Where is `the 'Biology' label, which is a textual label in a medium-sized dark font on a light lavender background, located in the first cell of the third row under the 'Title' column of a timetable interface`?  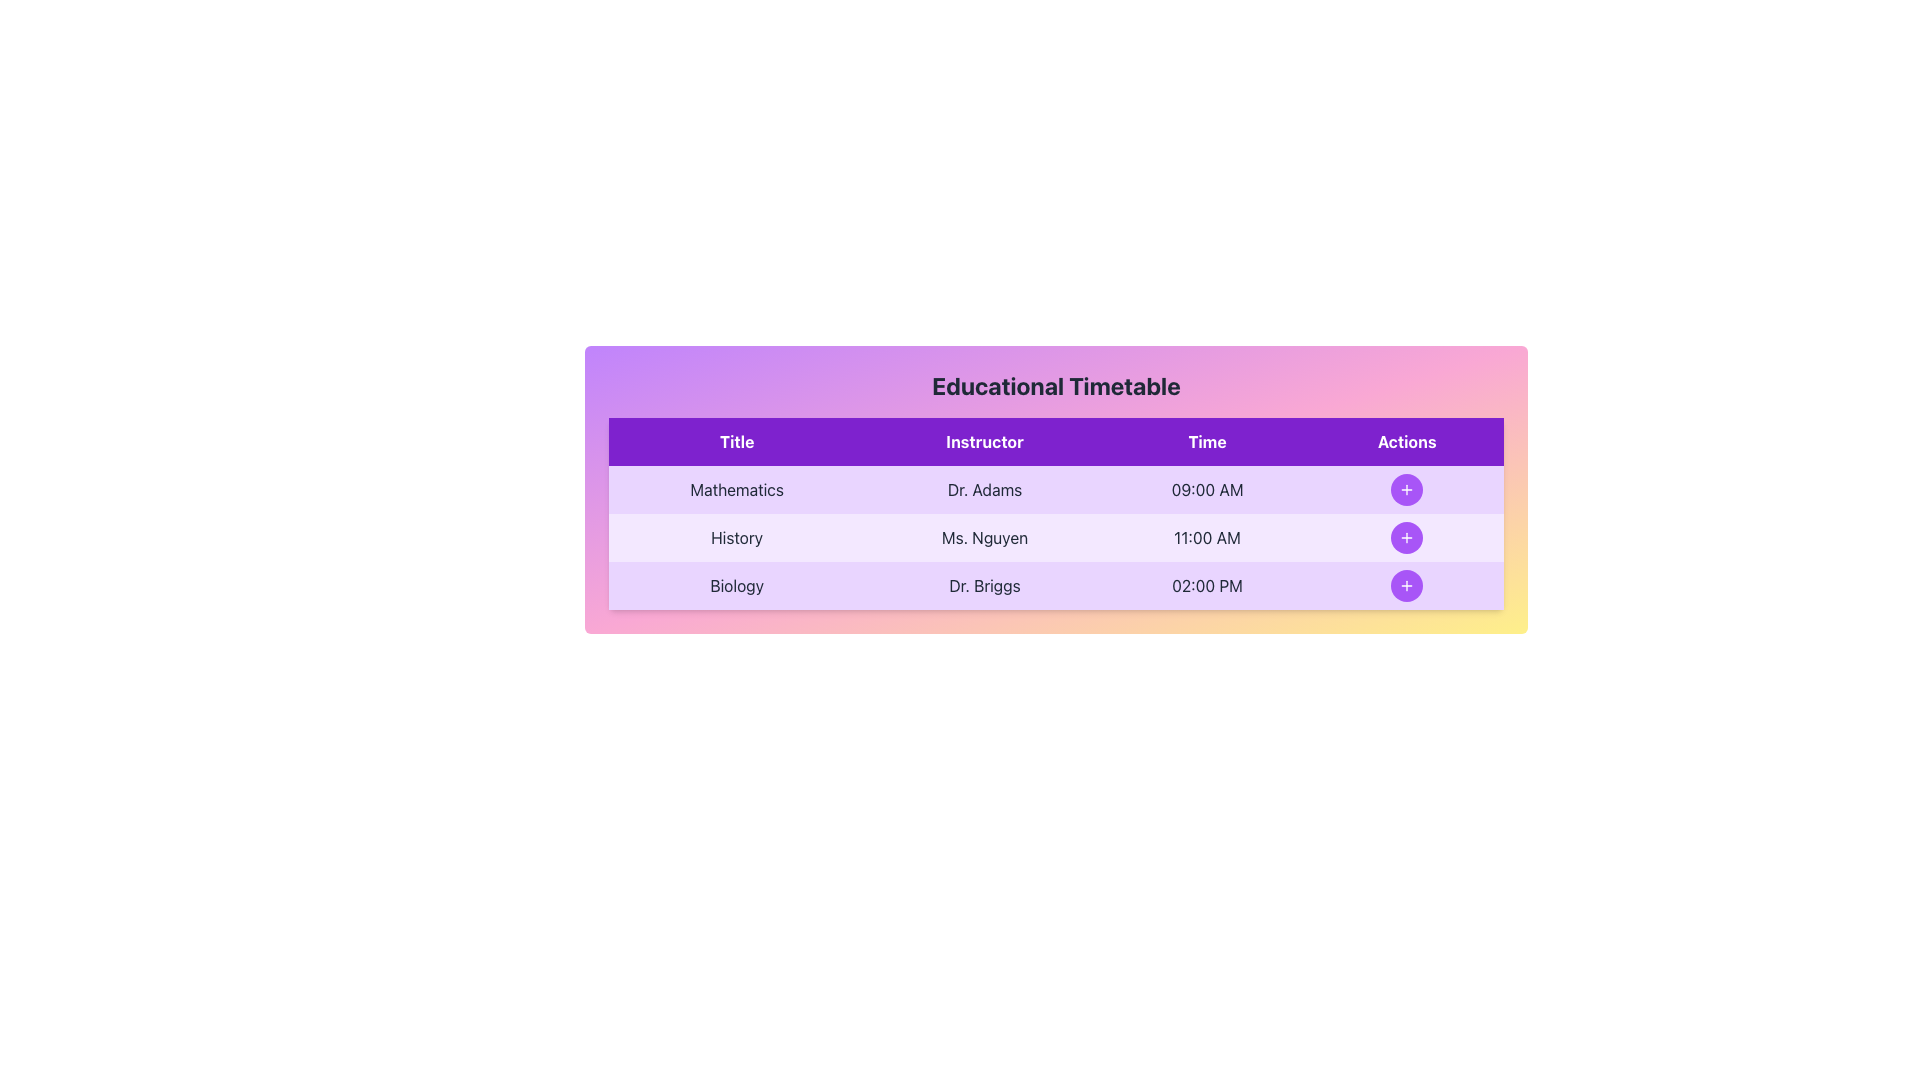
the 'Biology' label, which is a textual label in a medium-sized dark font on a light lavender background, located in the first cell of the third row under the 'Title' column of a timetable interface is located at coordinates (736, 585).